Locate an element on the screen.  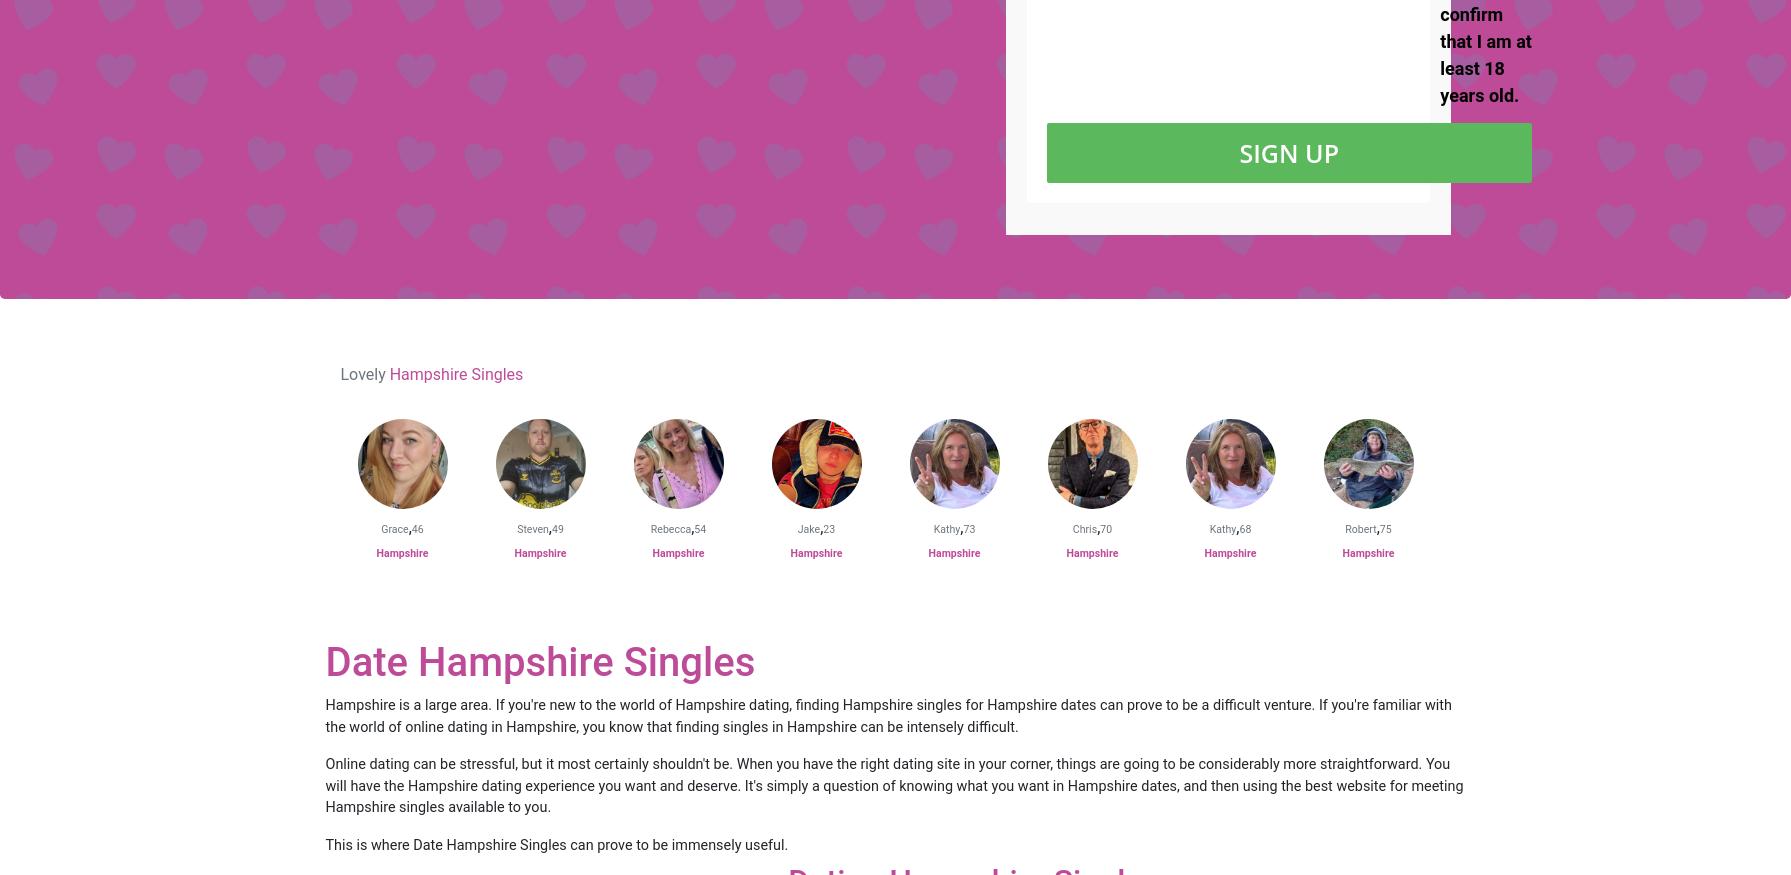
'Rebecca' is located at coordinates (670, 528).